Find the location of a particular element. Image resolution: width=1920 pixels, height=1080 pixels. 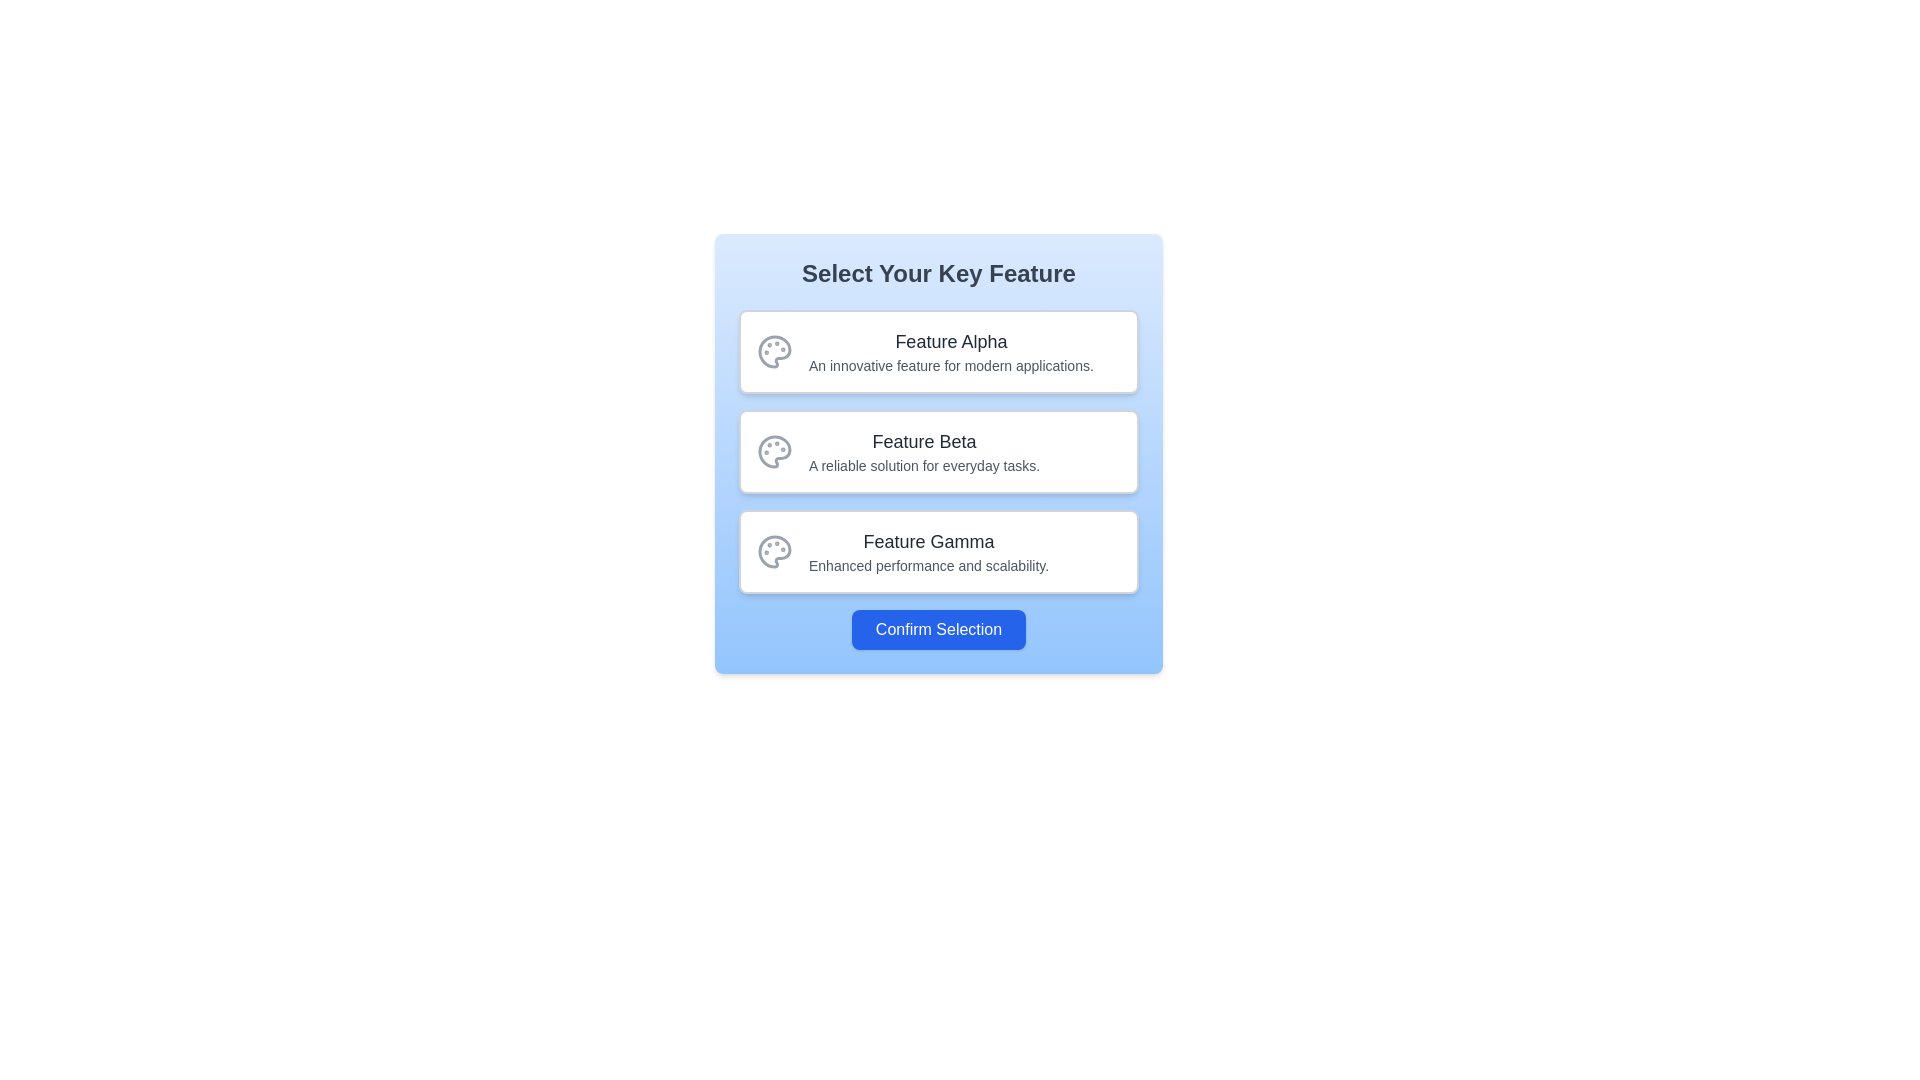

the 'Confirm Selection' button is located at coordinates (938, 628).